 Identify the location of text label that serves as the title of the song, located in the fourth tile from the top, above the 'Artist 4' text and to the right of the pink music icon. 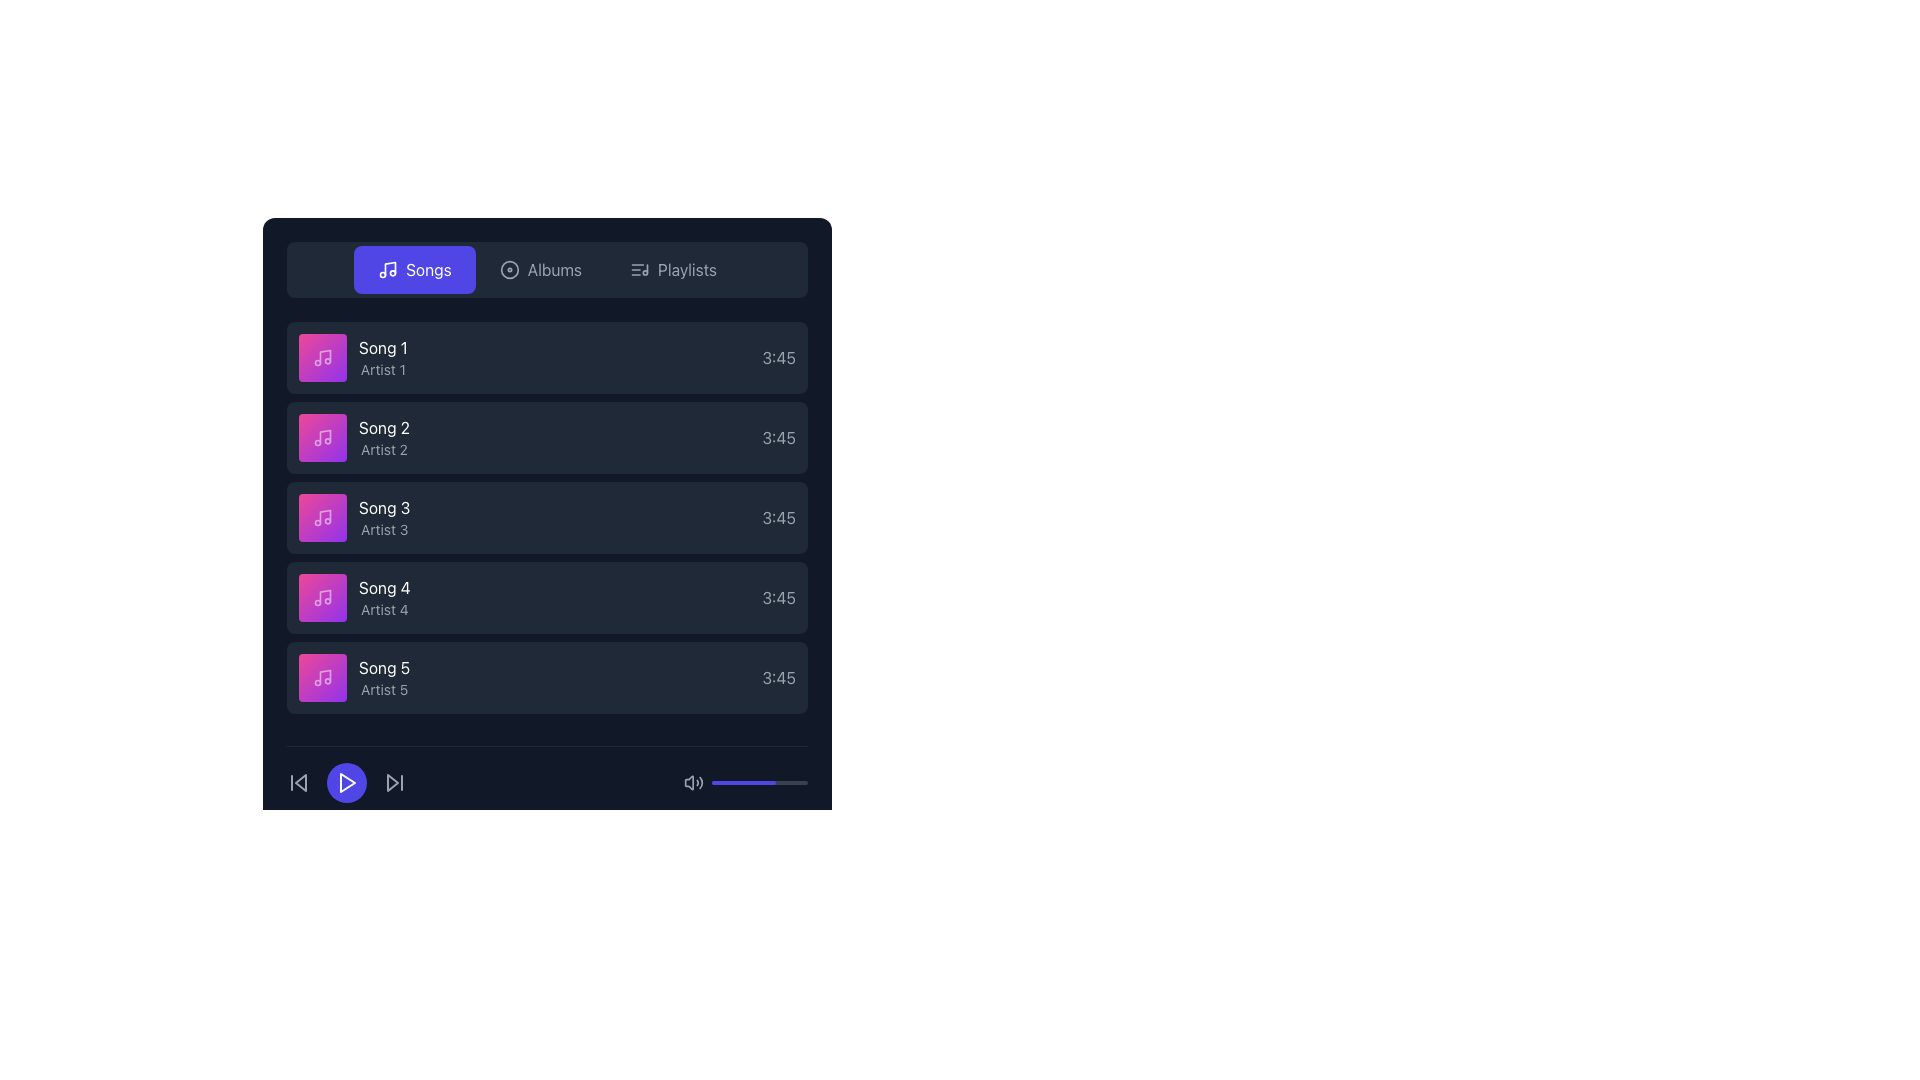
(384, 586).